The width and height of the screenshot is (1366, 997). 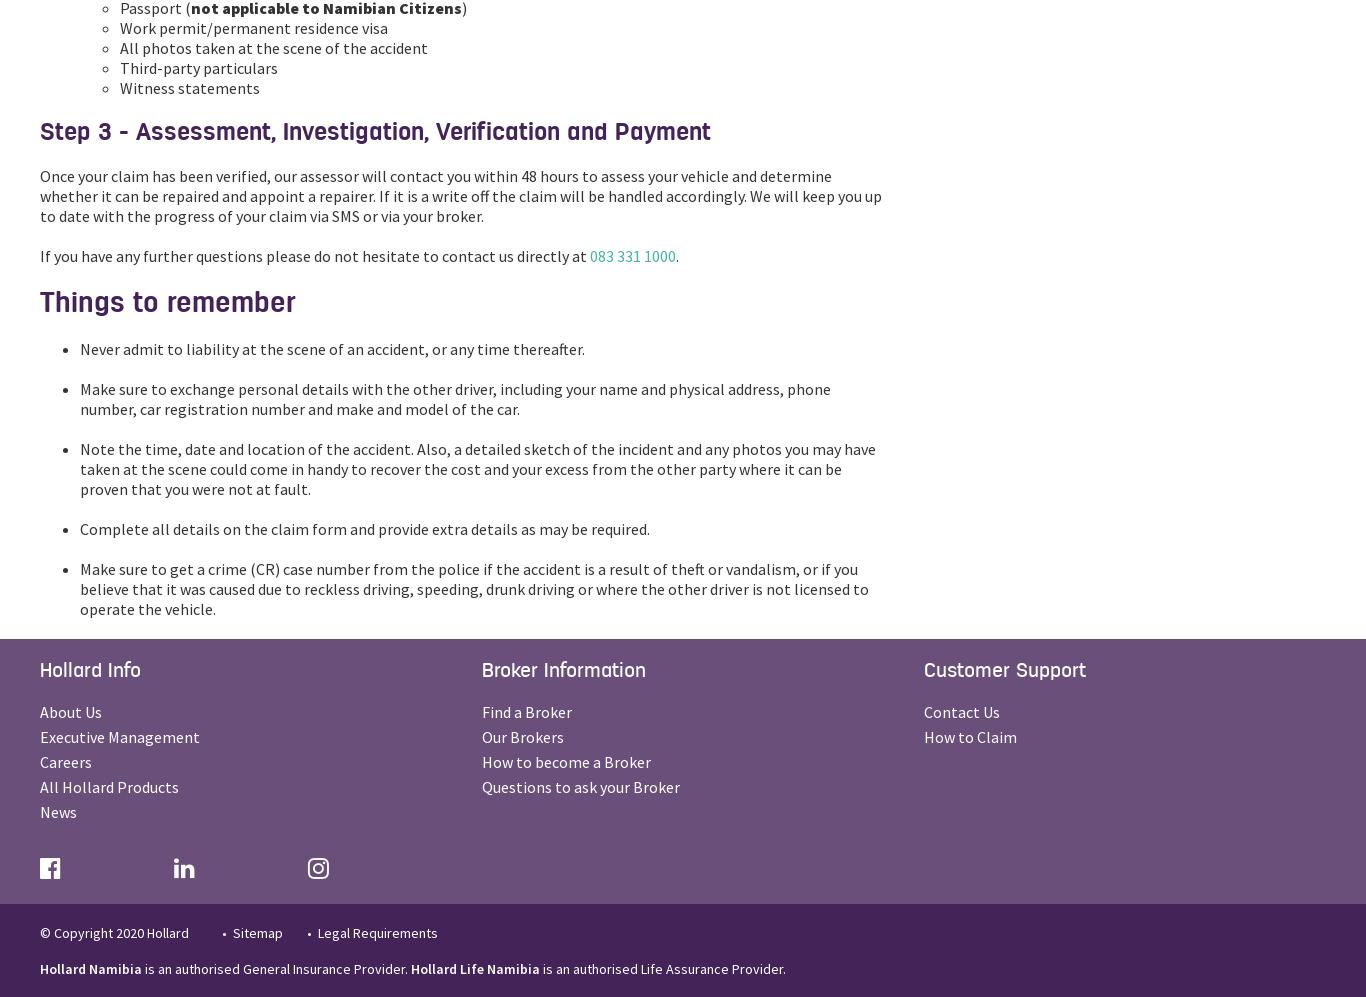 I want to click on 'Customer Support', so click(x=1004, y=670).